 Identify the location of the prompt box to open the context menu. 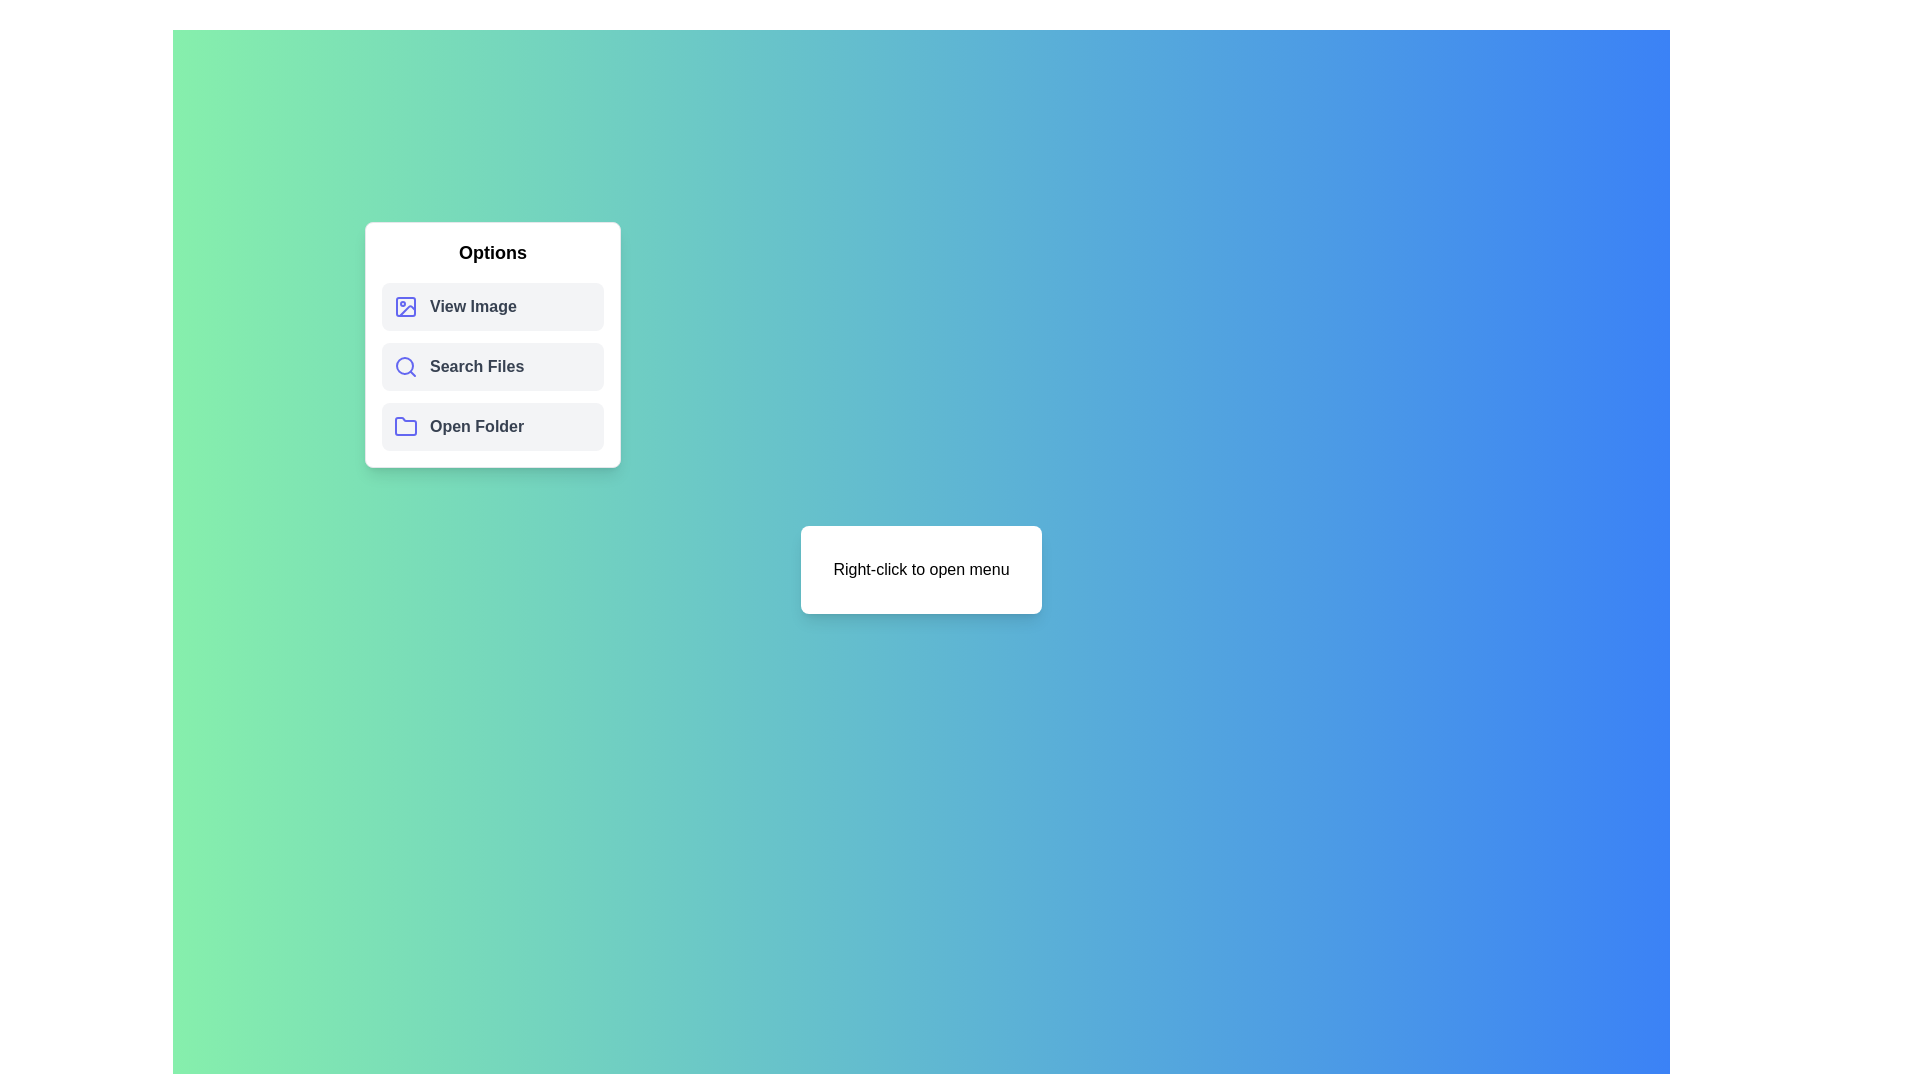
(920, 570).